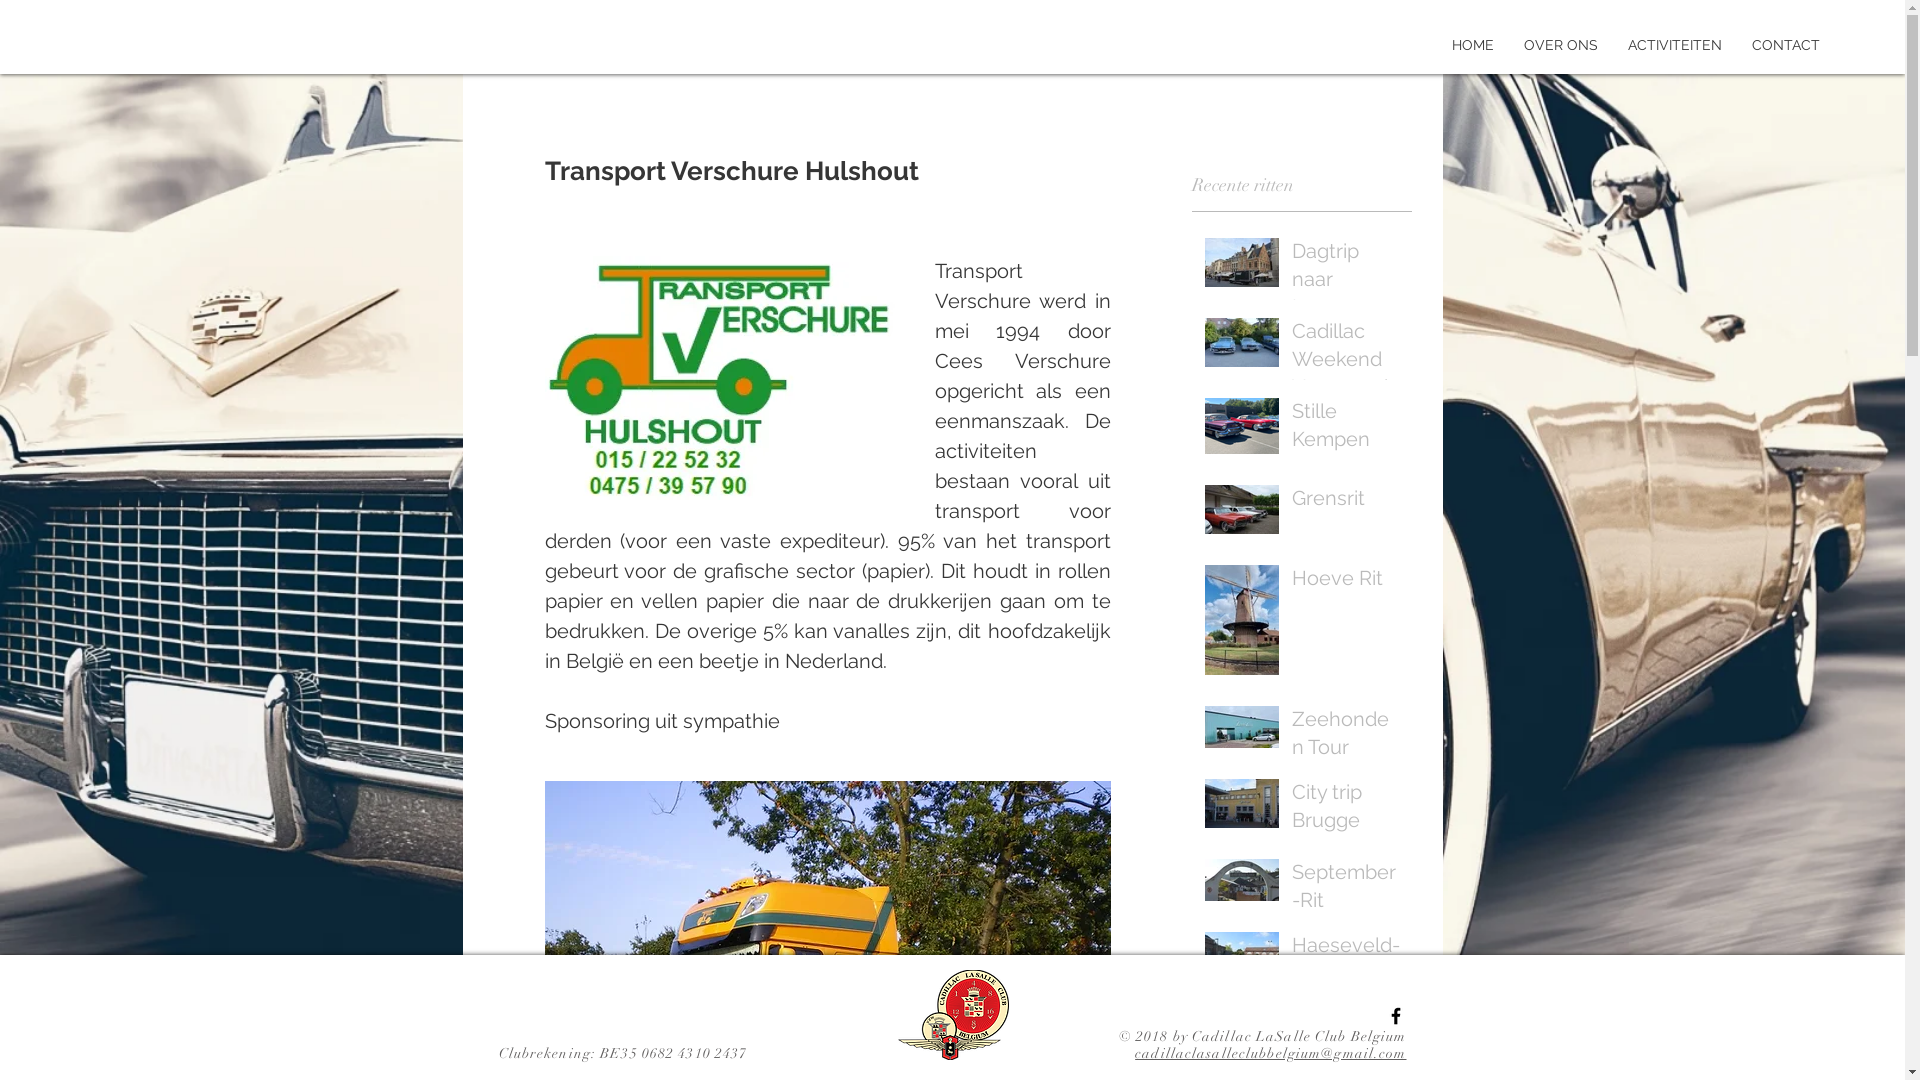 This screenshot has width=1920, height=1080. I want to click on 'CONTACT', so click(1736, 45).